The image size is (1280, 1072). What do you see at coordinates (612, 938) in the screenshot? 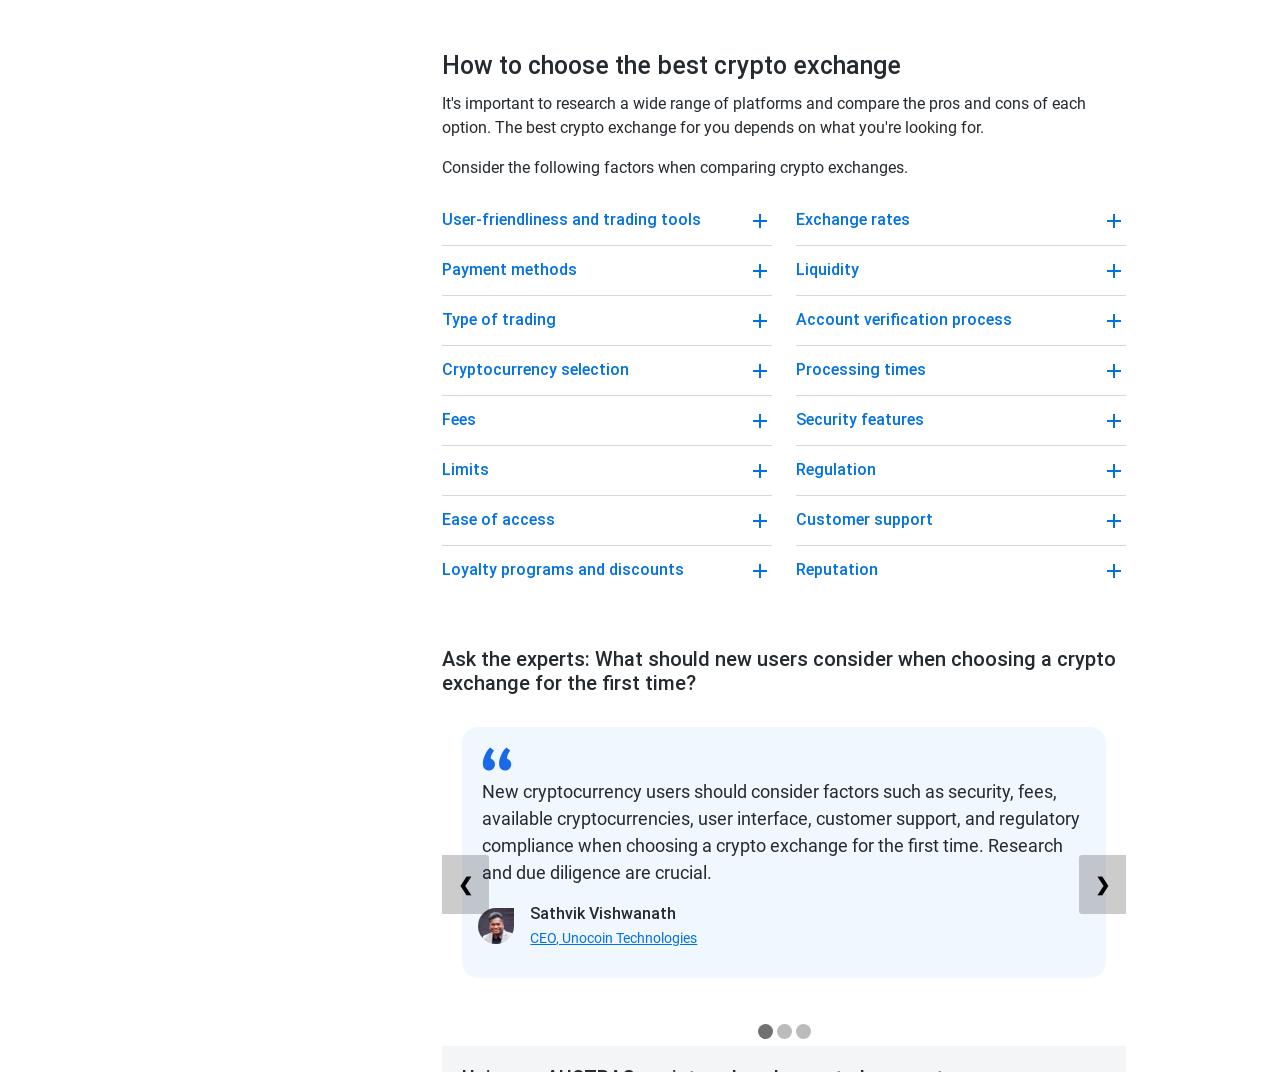
I see `'CEO, Unocoin Technologies'` at bounding box center [612, 938].